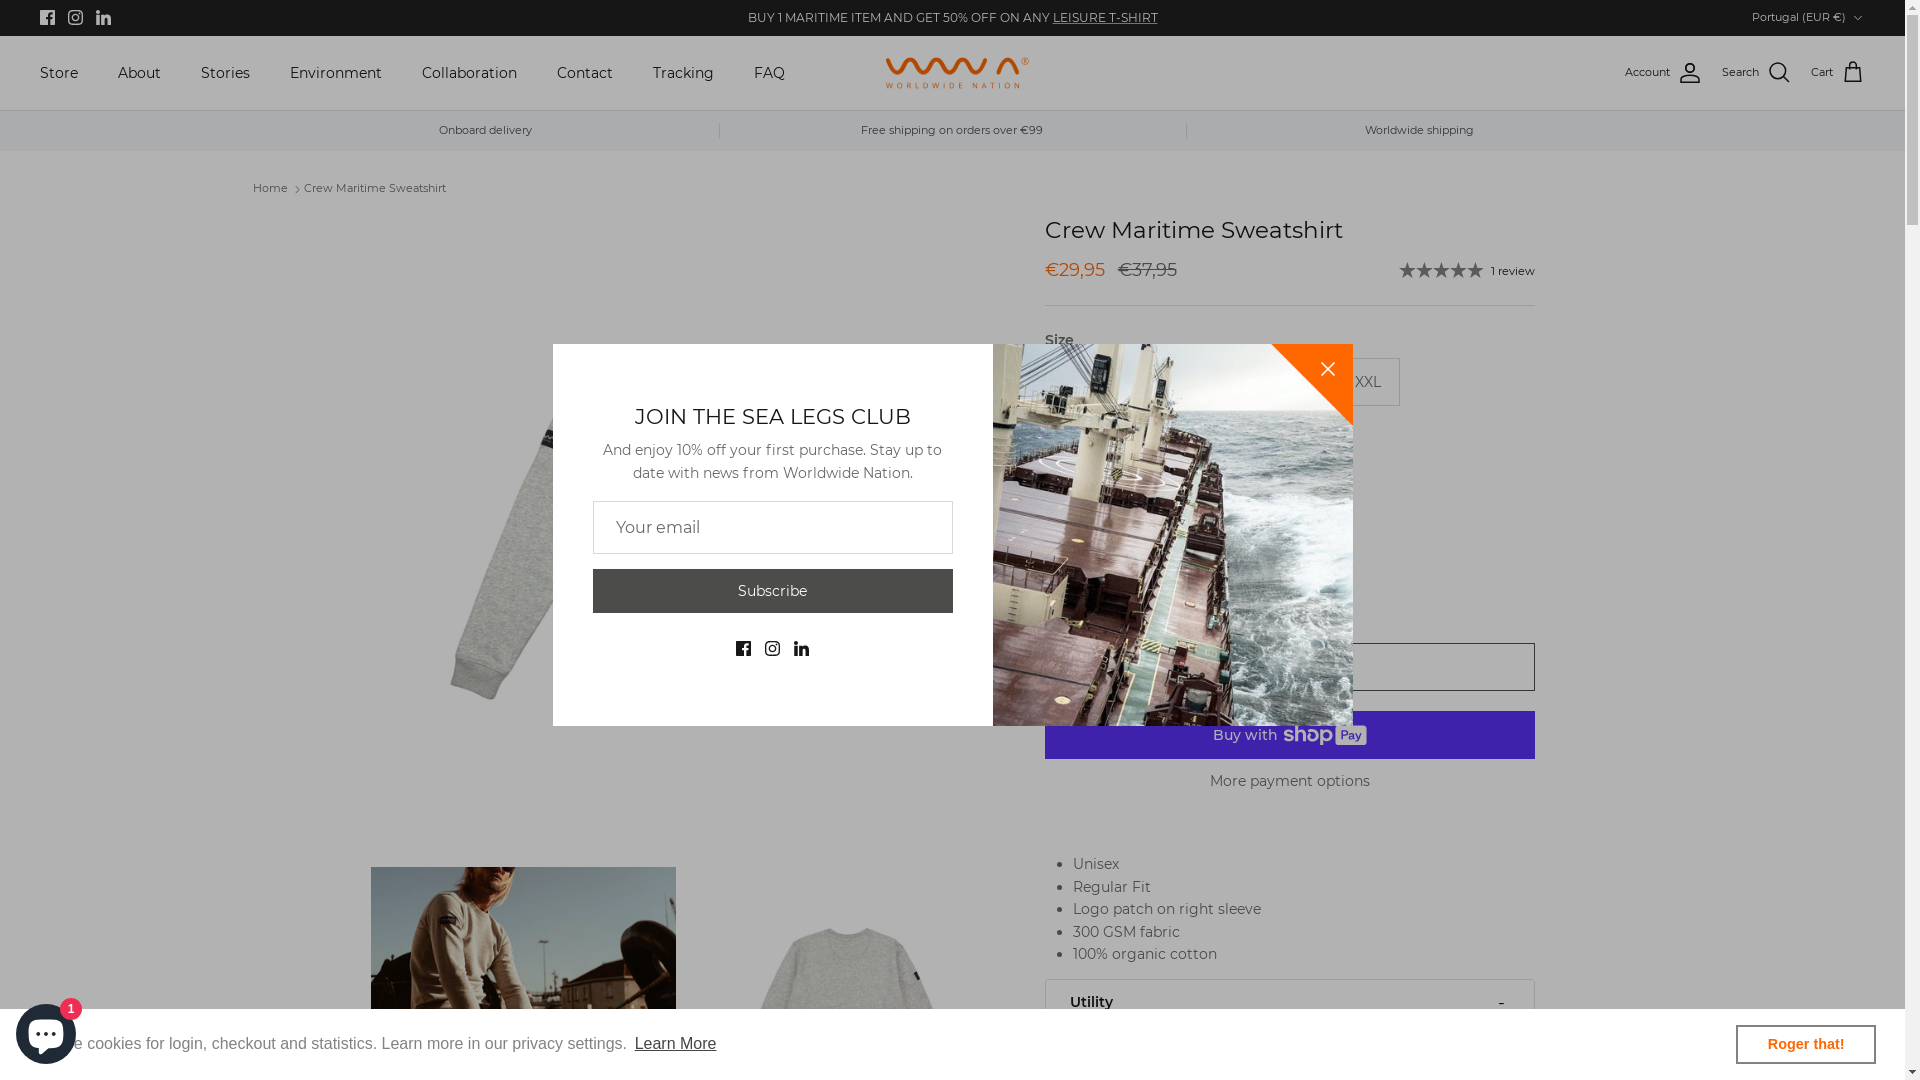 The width and height of the screenshot is (1920, 1080). What do you see at coordinates (1838, 72) in the screenshot?
I see `'Cart'` at bounding box center [1838, 72].